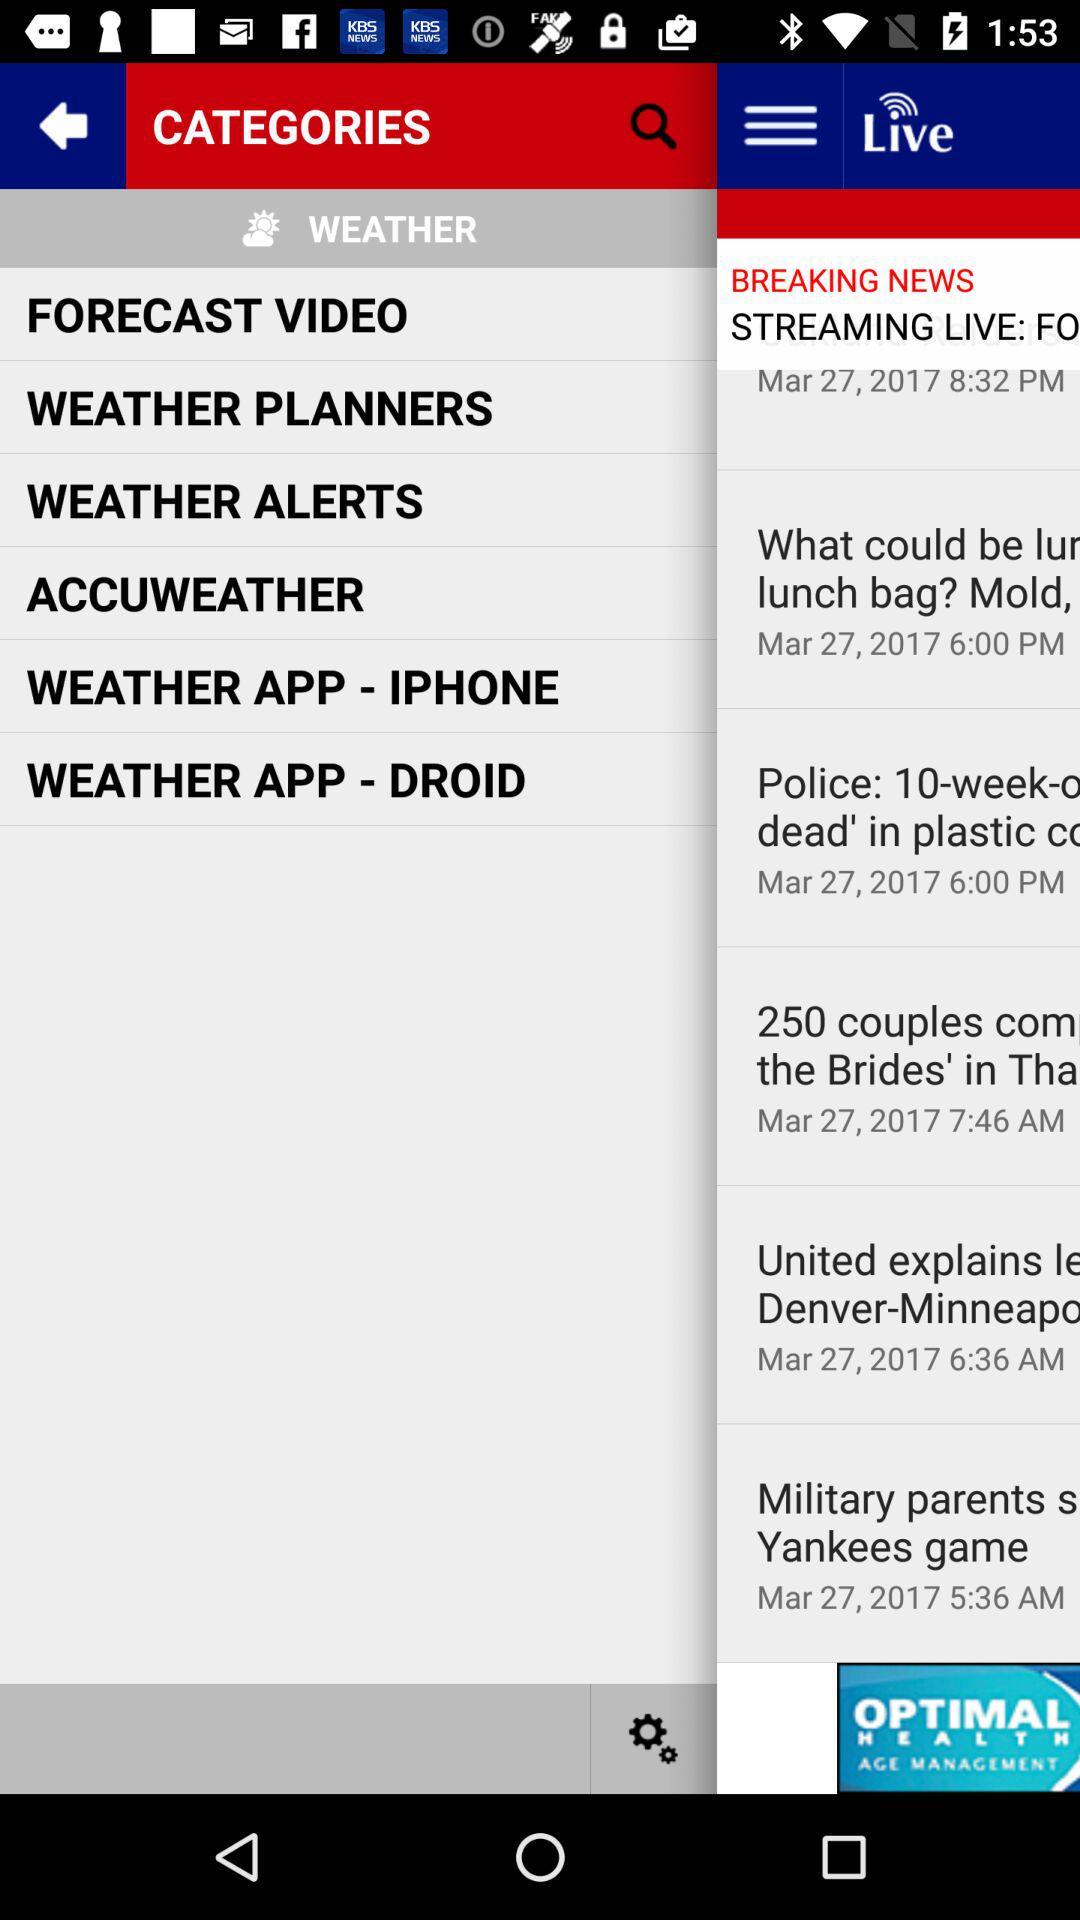 This screenshot has height=1920, width=1080. Describe the element at coordinates (195, 591) in the screenshot. I see `the icon below the weather alerts` at that location.